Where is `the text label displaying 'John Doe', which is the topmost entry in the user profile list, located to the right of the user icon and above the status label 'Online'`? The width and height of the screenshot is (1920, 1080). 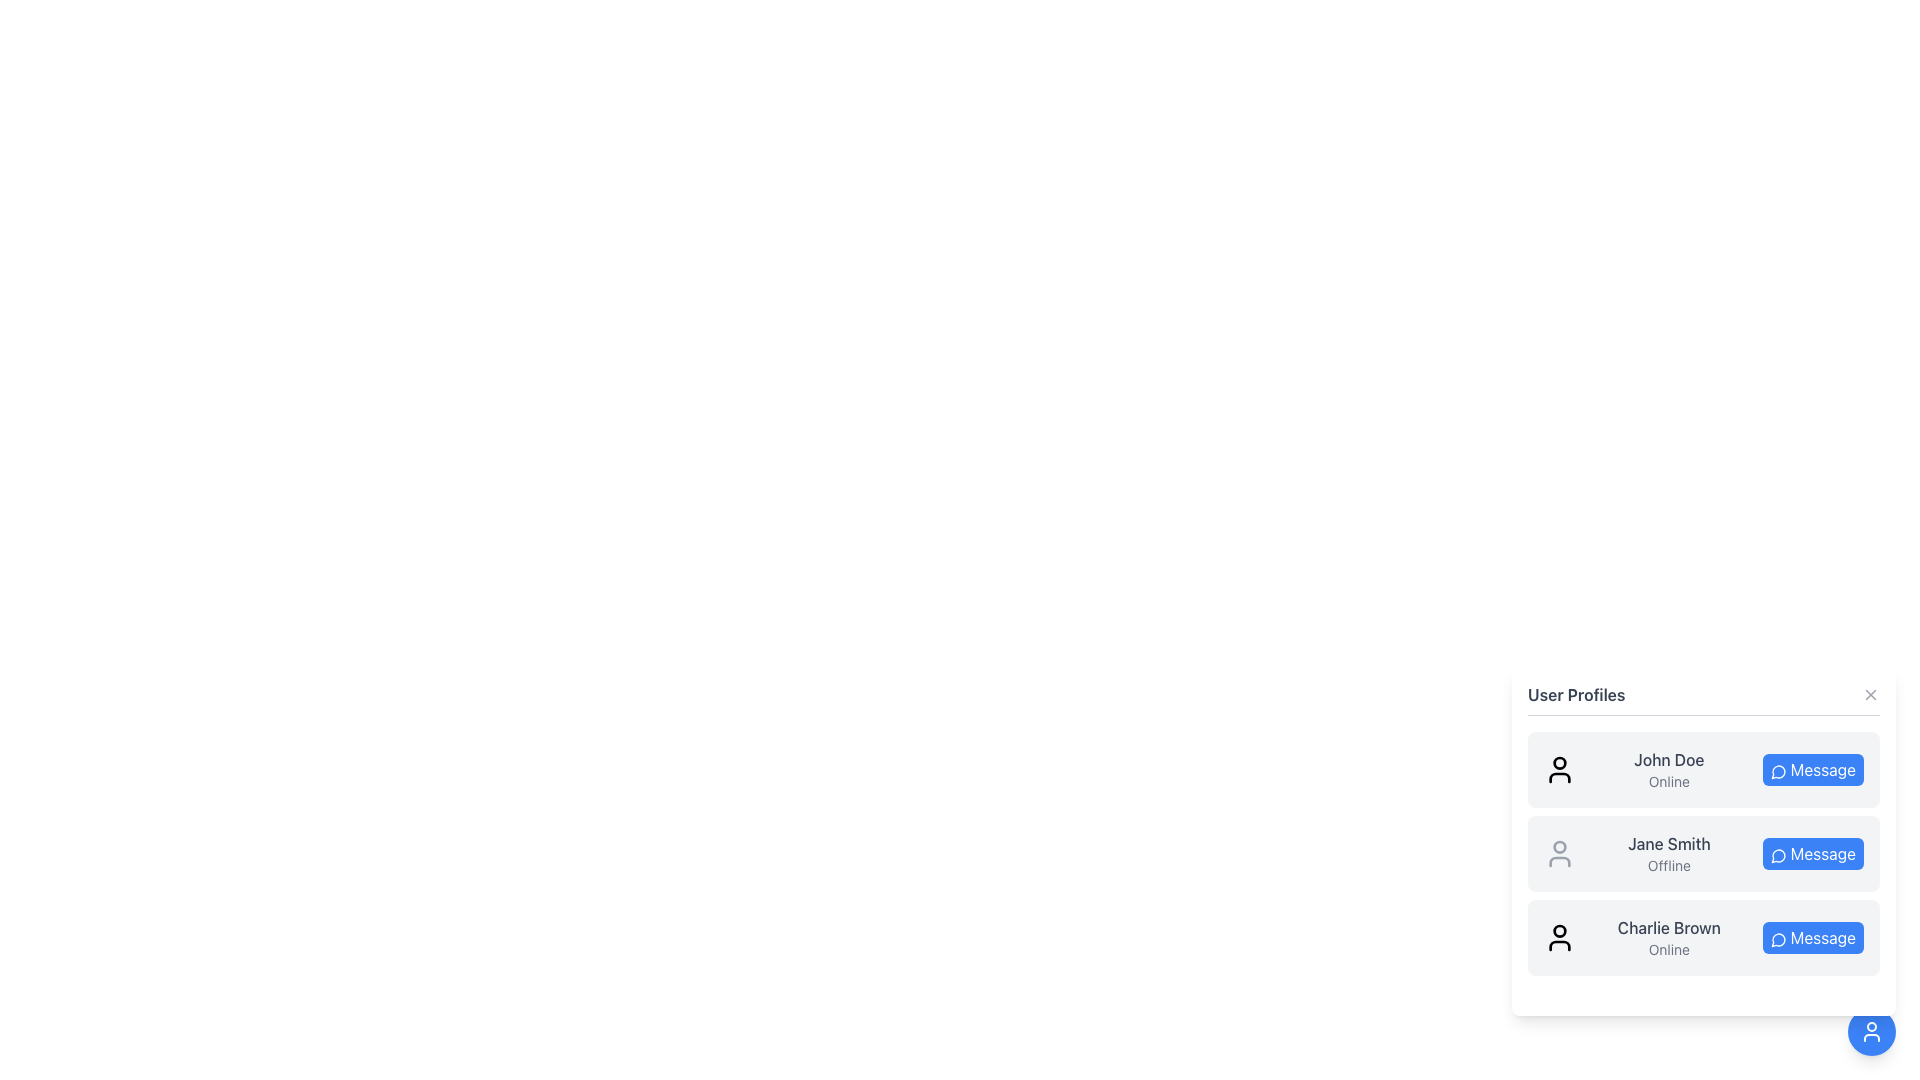 the text label displaying 'John Doe', which is the topmost entry in the user profile list, located to the right of the user icon and above the status label 'Online' is located at coordinates (1669, 759).